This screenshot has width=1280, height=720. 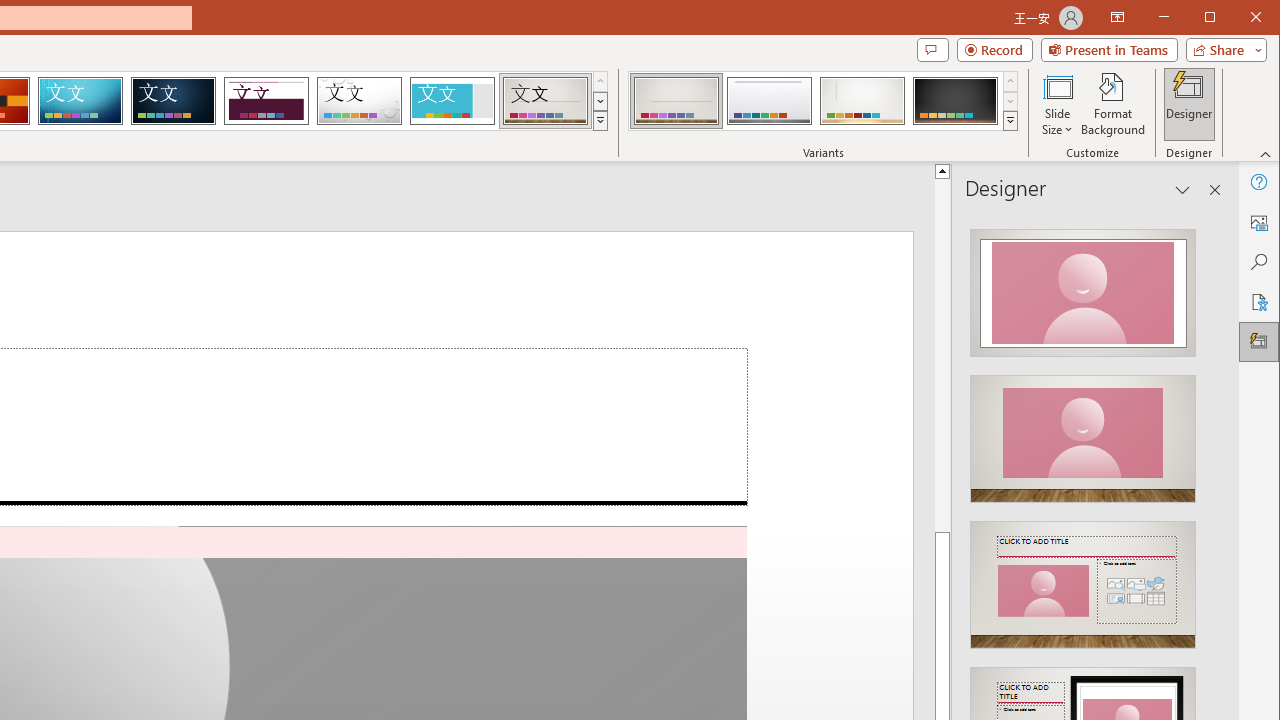 I want to click on 'Gallery', so click(x=545, y=100).